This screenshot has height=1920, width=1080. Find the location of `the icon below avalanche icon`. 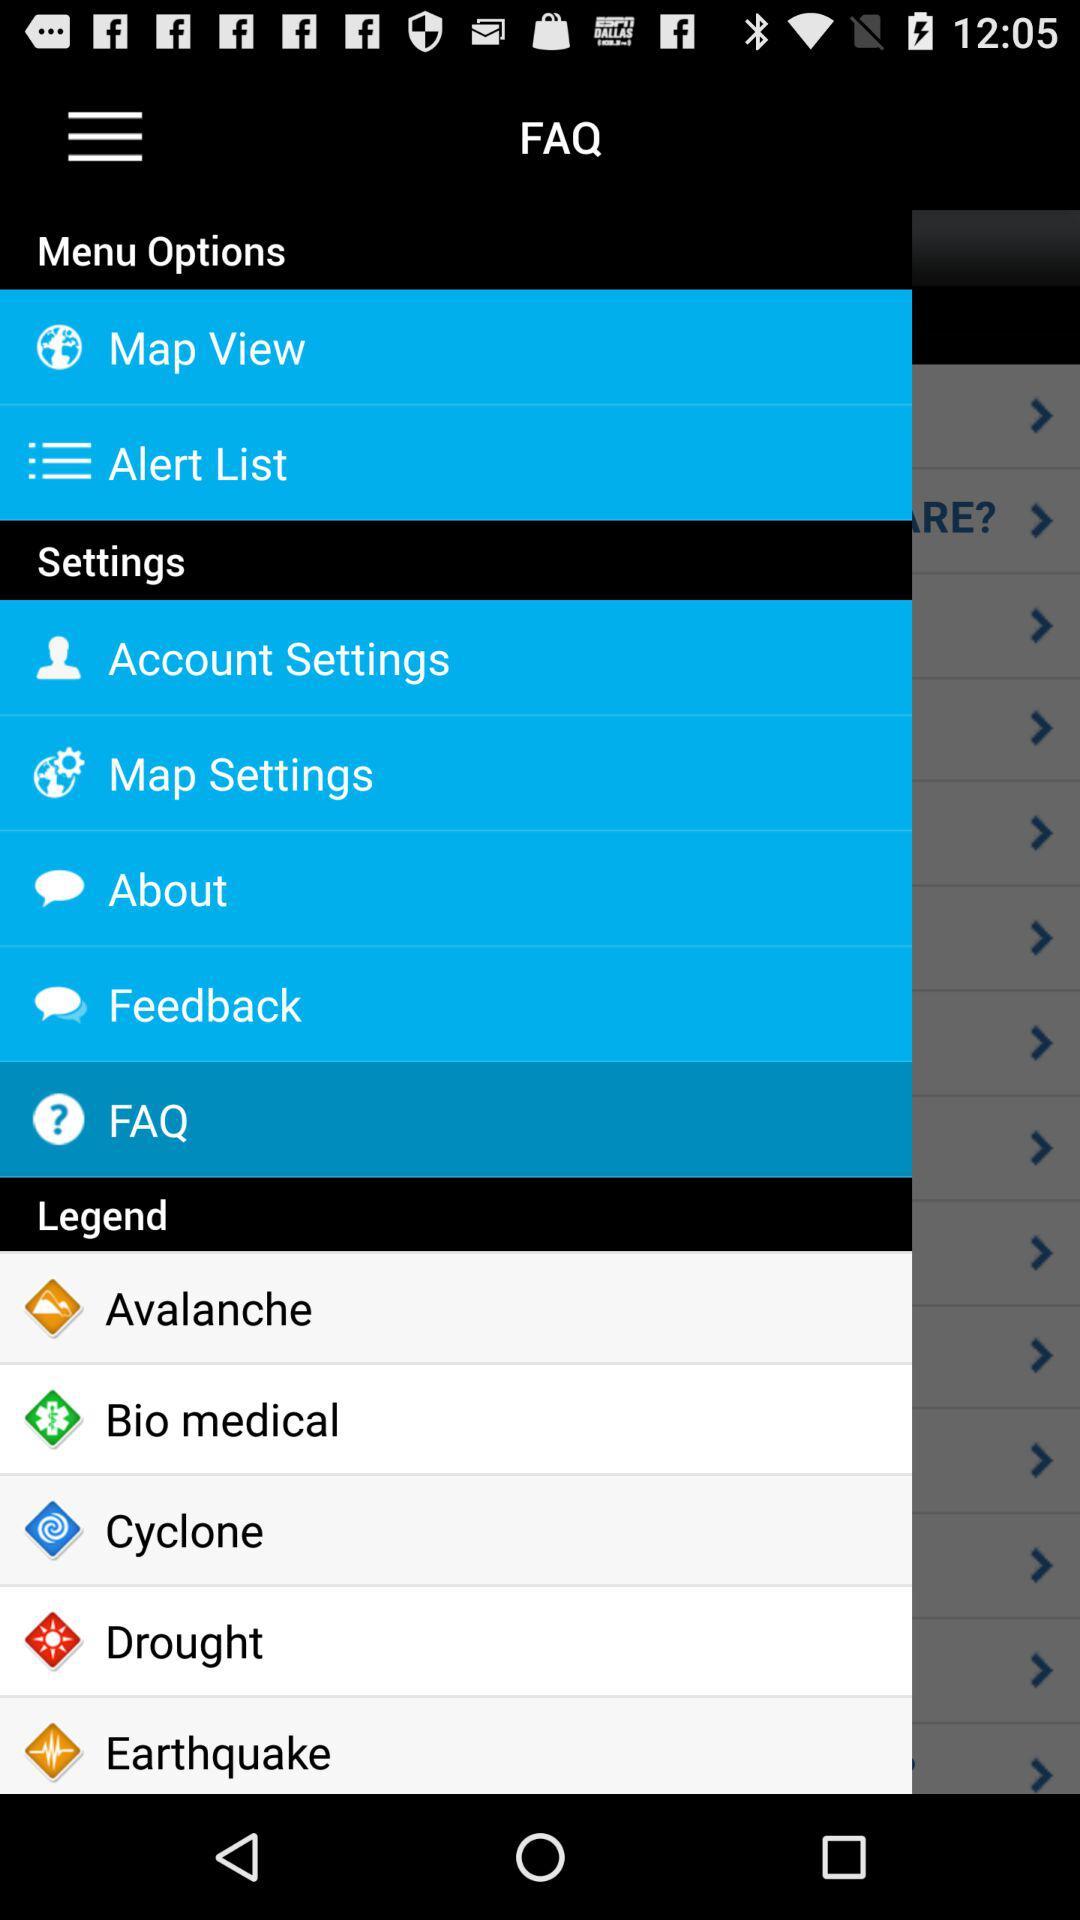

the icon below avalanche icon is located at coordinates (455, 1418).